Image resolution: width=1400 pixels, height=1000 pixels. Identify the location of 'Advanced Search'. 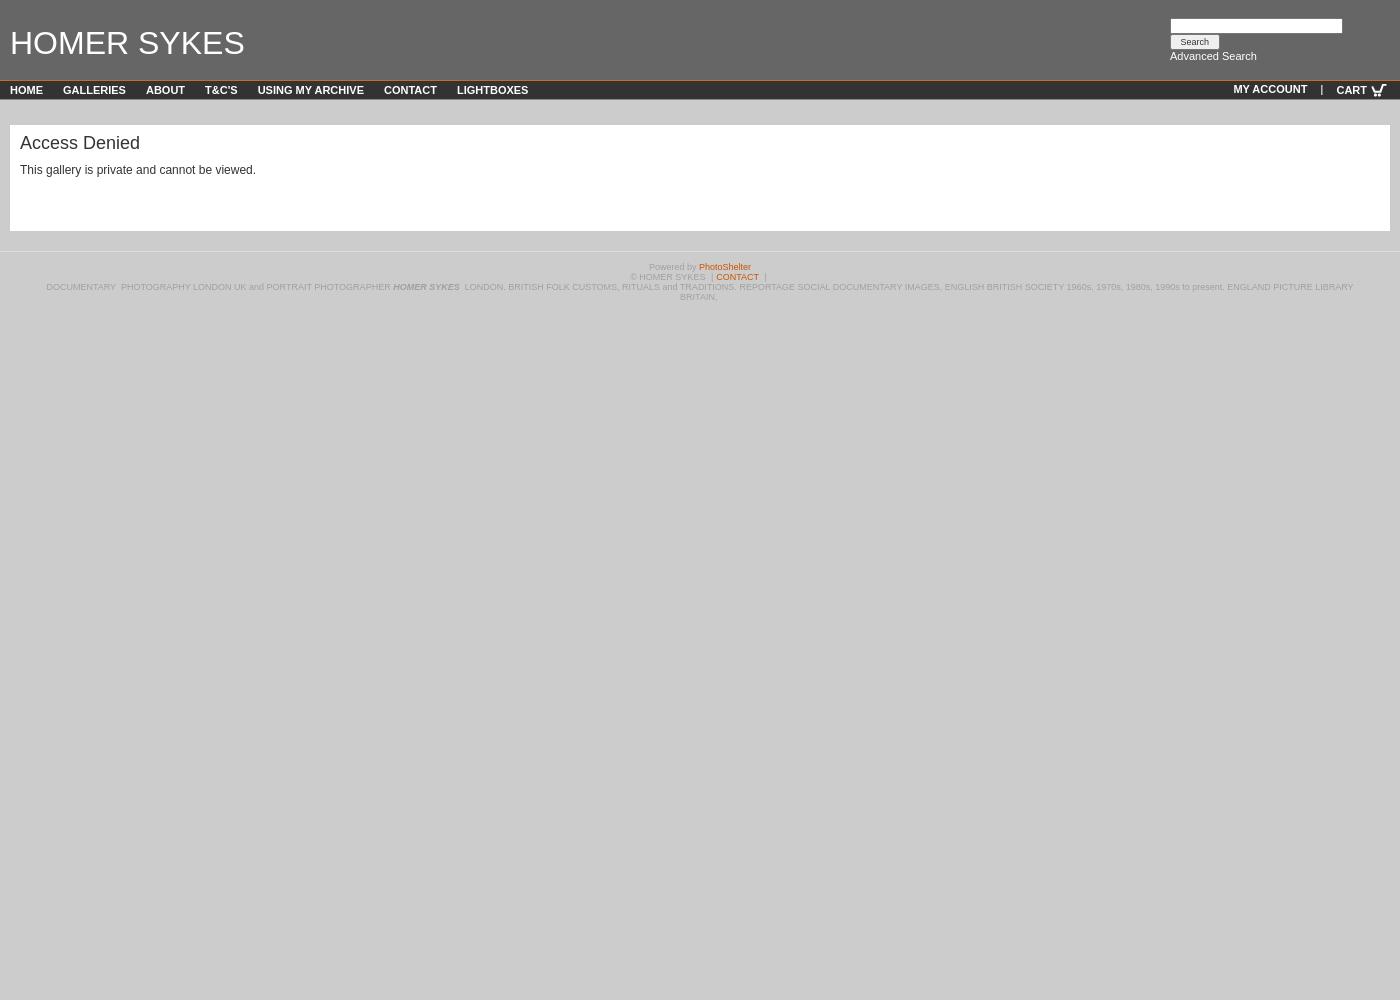
(1212, 56).